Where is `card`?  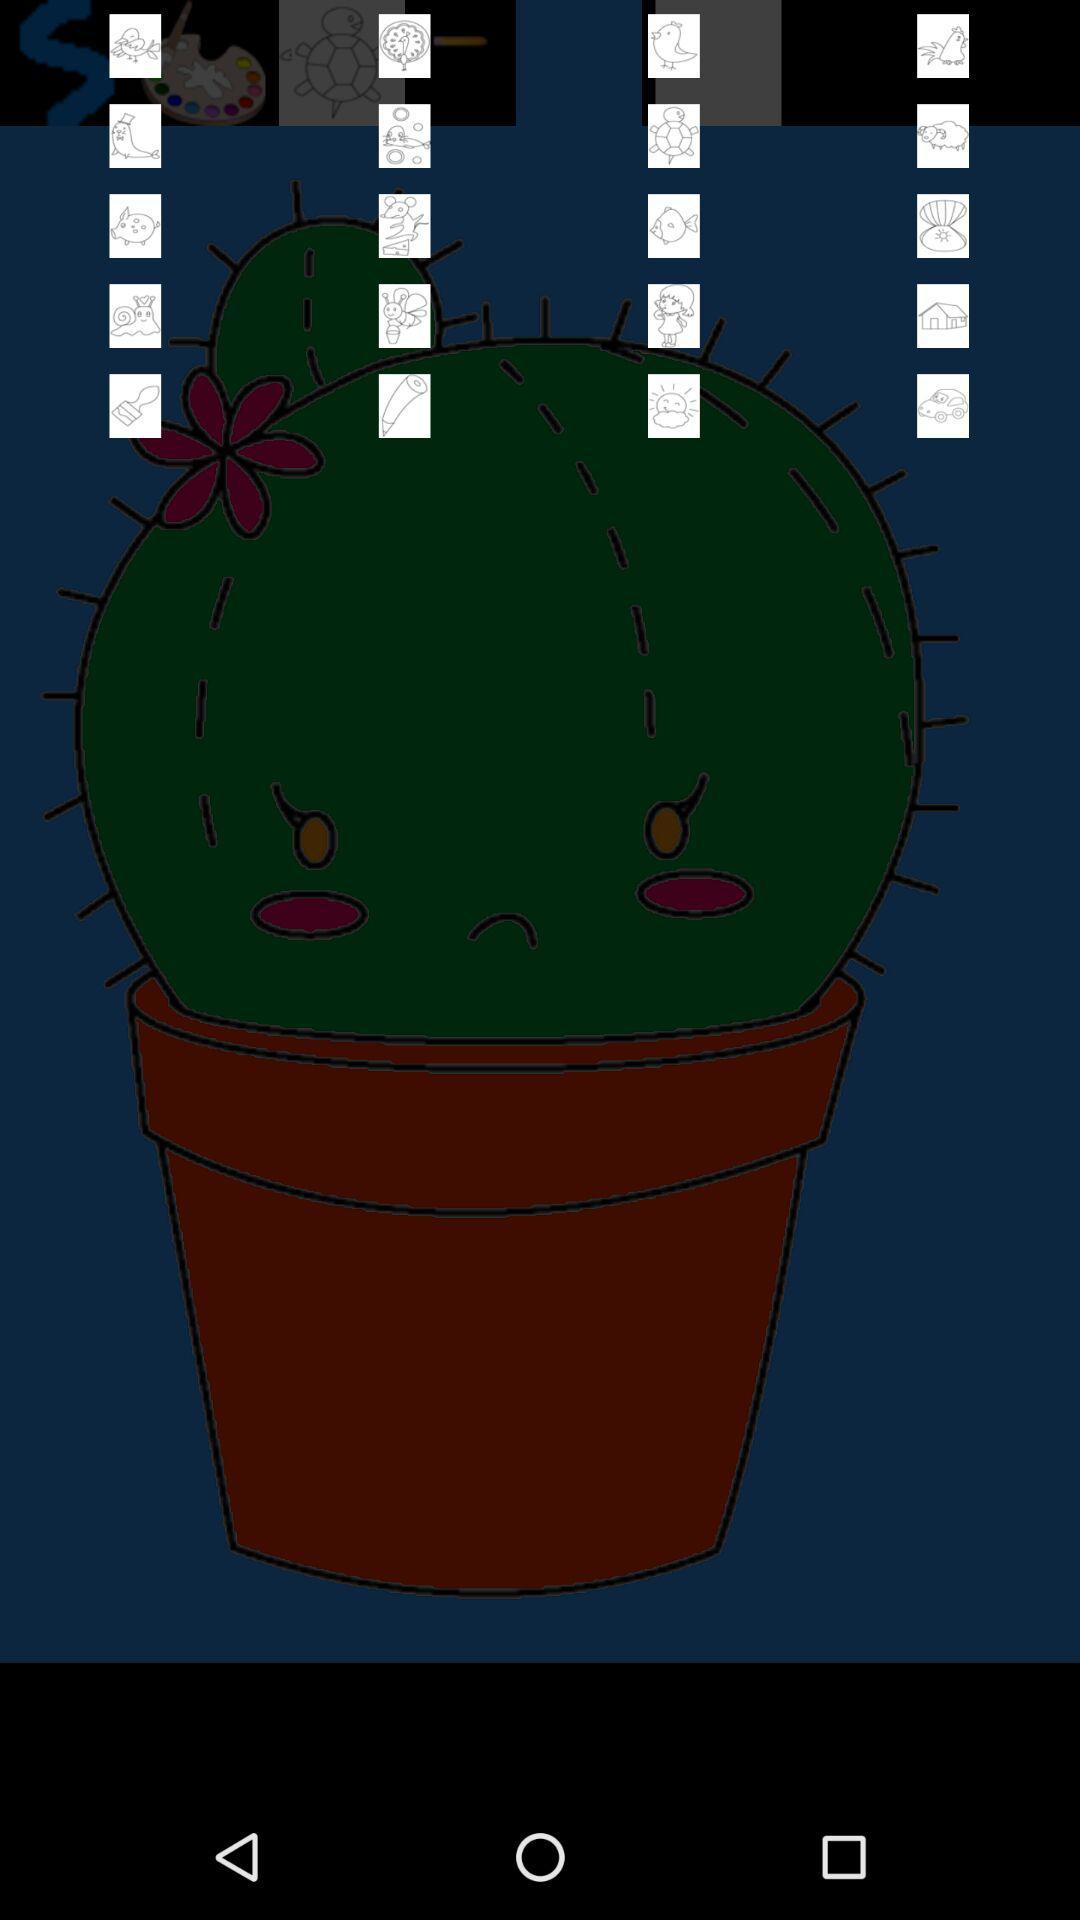 card is located at coordinates (943, 405).